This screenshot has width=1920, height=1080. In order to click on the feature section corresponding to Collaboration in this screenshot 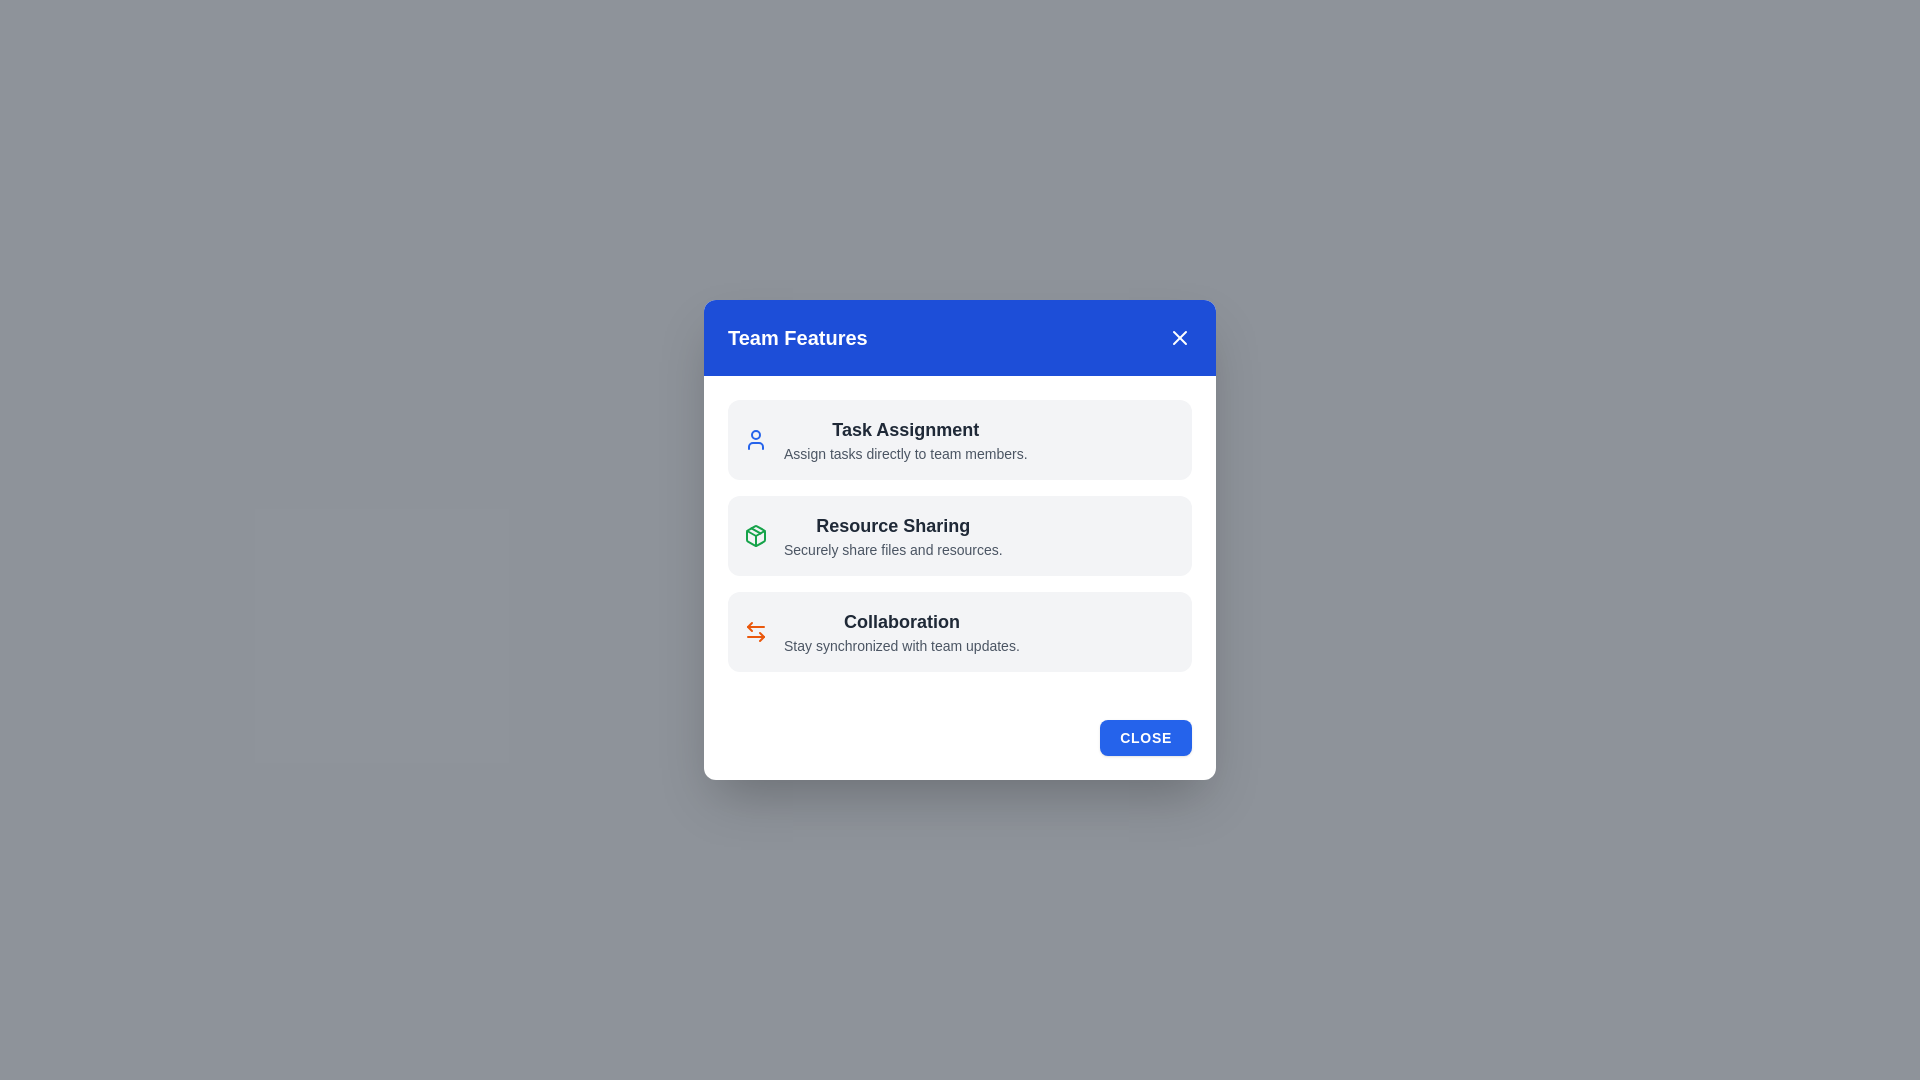, I will do `click(960, 632)`.